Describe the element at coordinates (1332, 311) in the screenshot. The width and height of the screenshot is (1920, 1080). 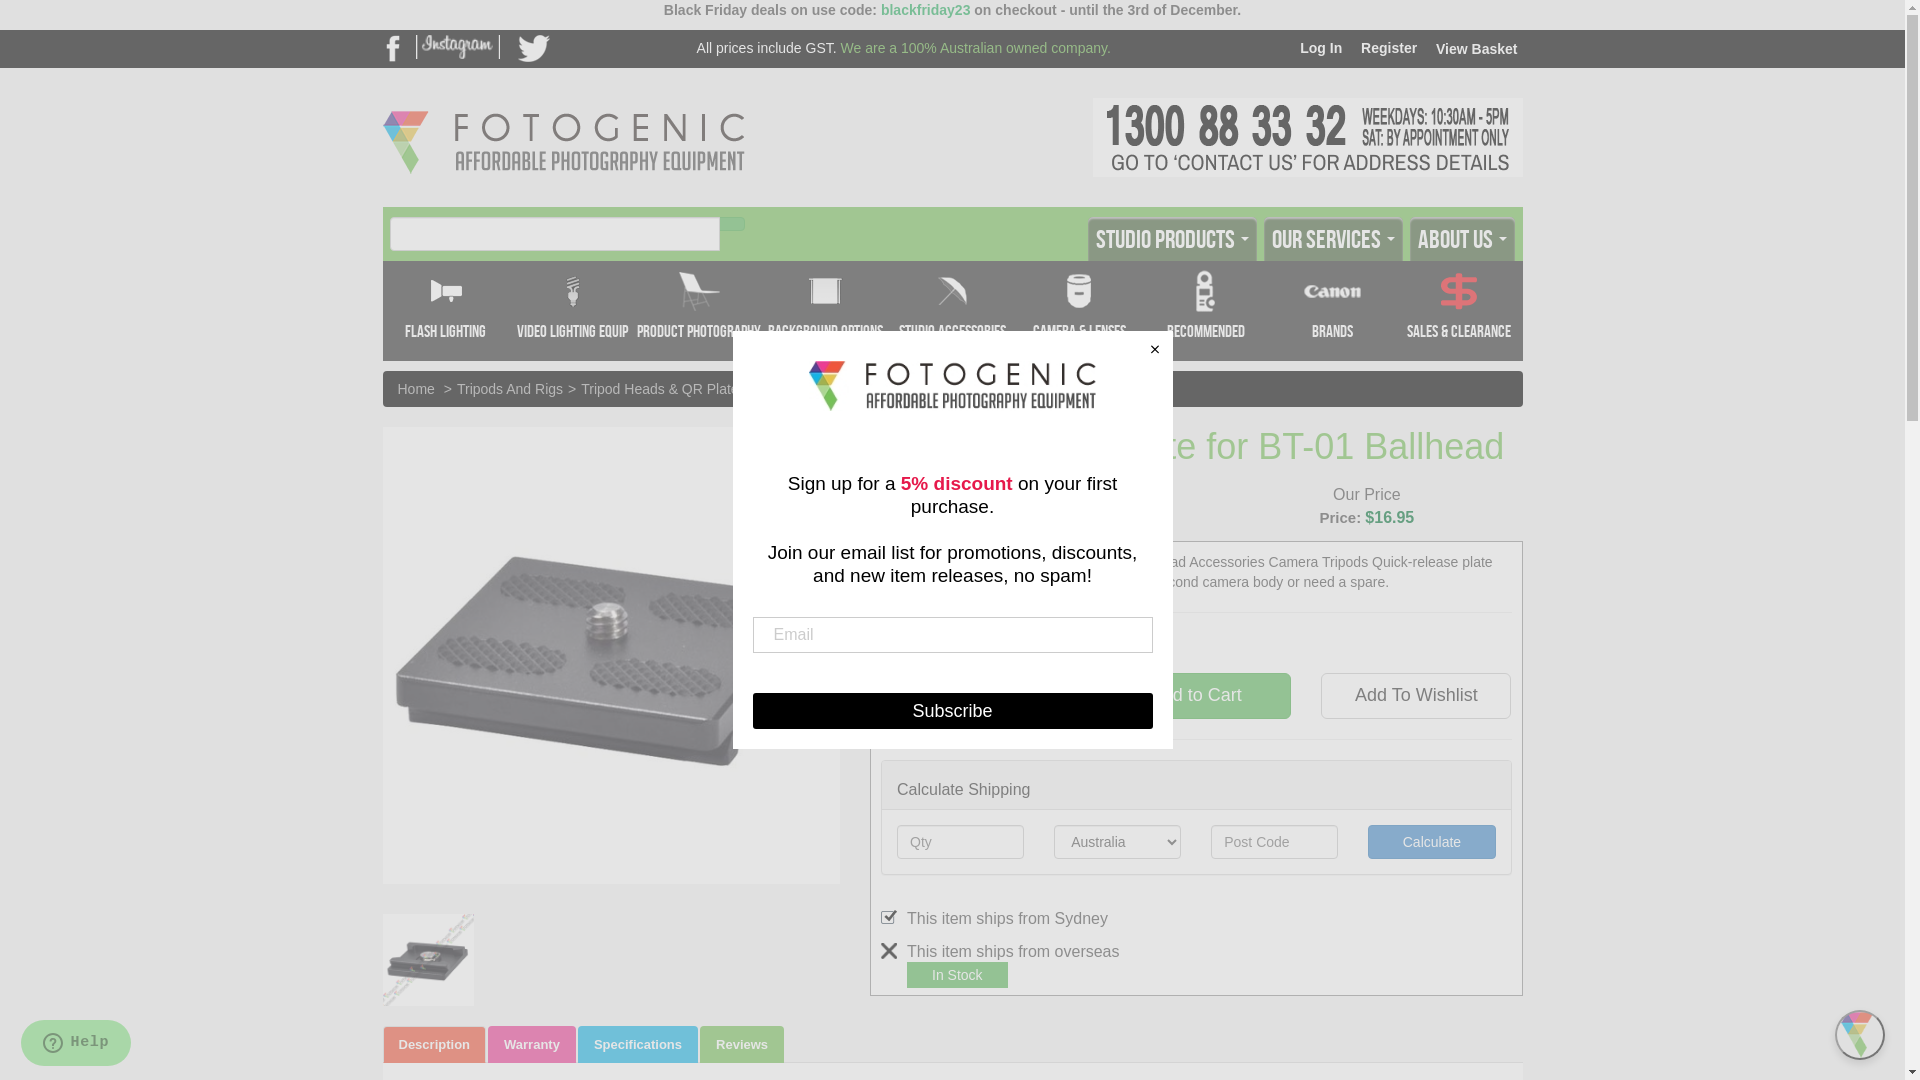
I see `'Brands'` at that location.